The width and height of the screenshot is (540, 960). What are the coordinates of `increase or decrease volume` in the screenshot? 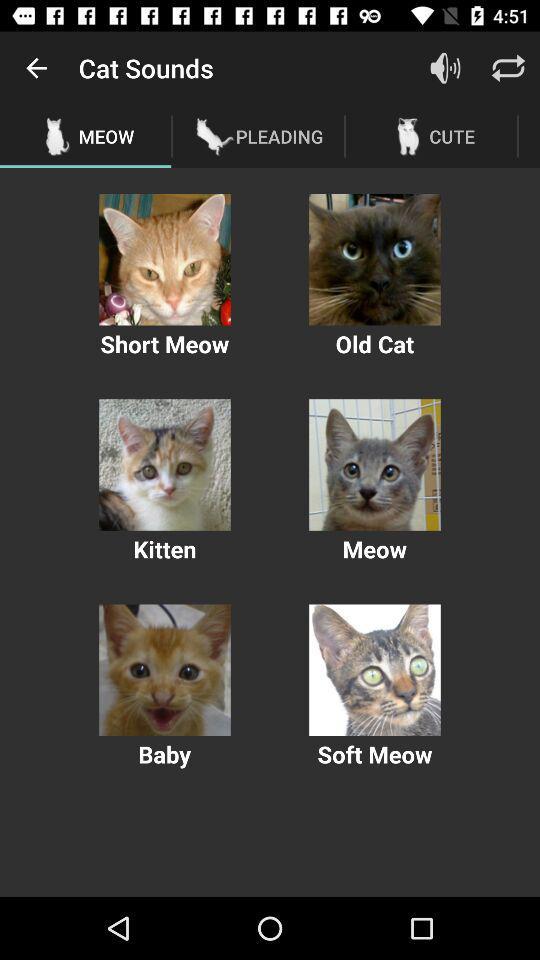 It's located at (445, 68).